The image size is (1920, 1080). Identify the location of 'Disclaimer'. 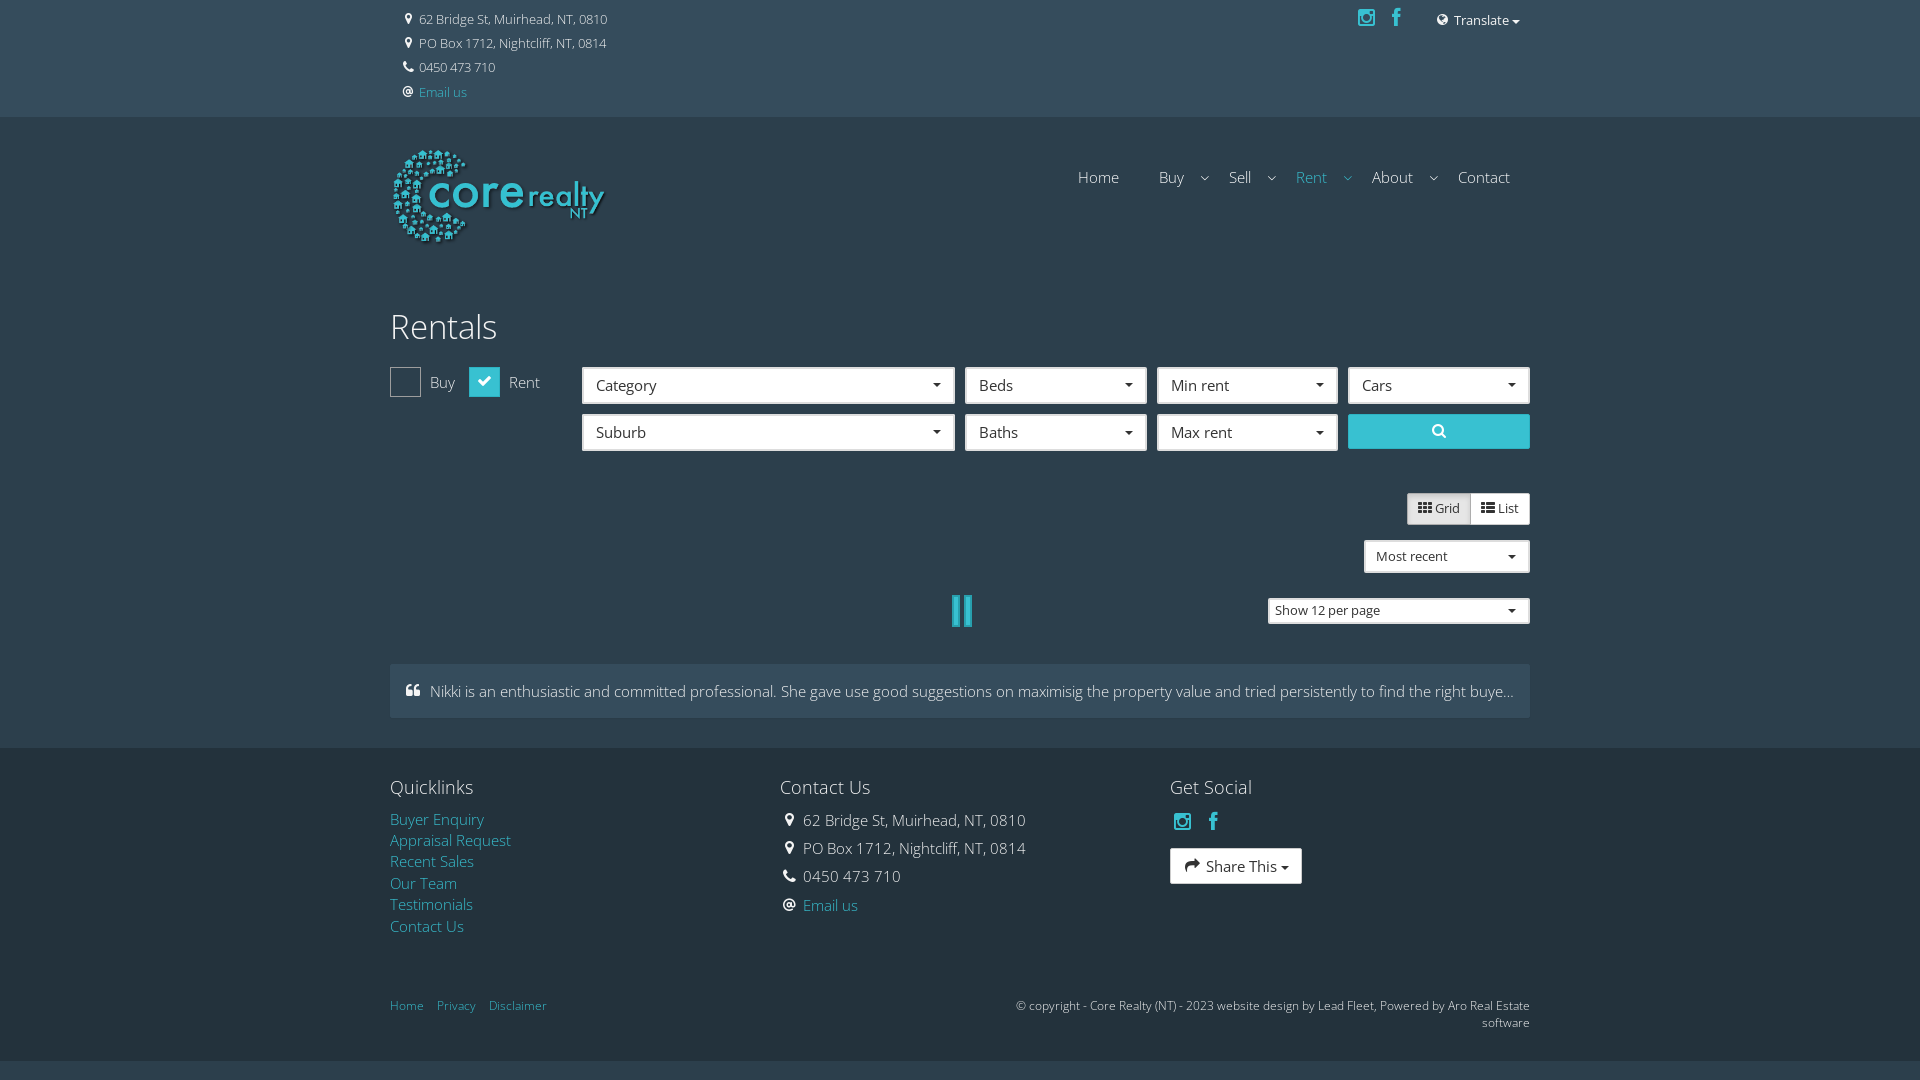
(518, 1005).